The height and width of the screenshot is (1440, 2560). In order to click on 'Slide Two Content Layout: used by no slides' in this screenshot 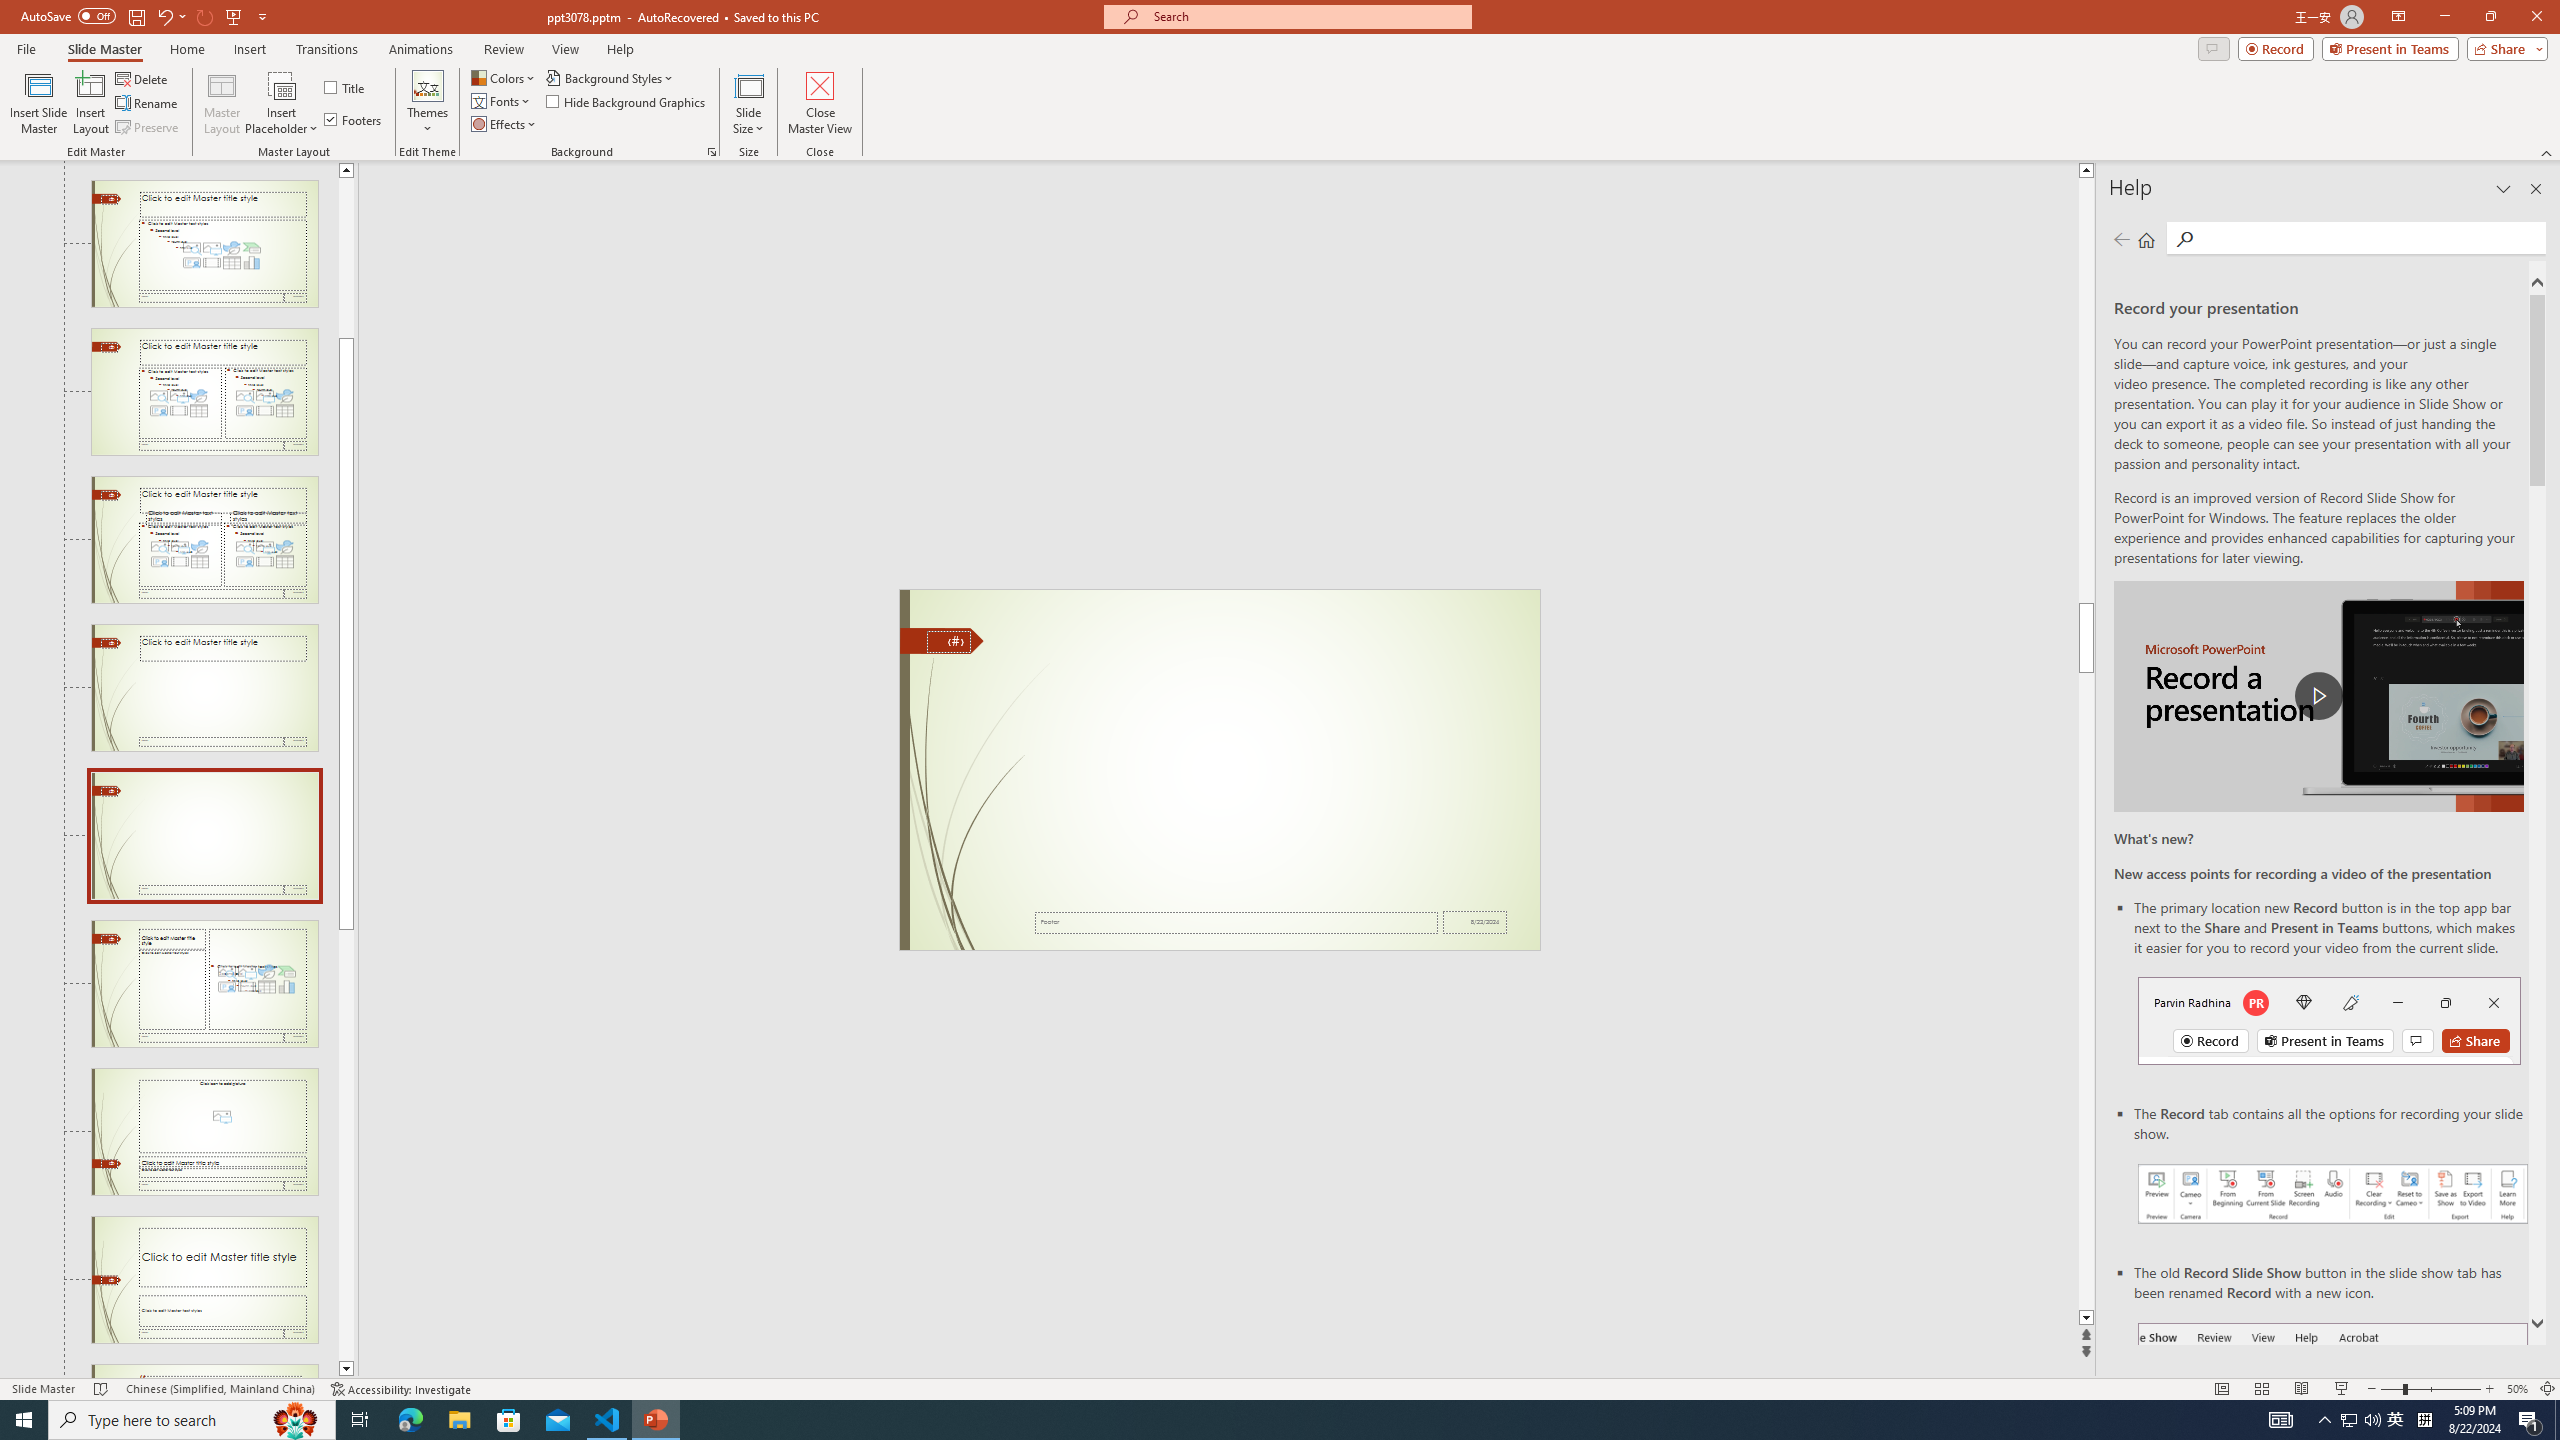, I will do `click(203, 390)`.